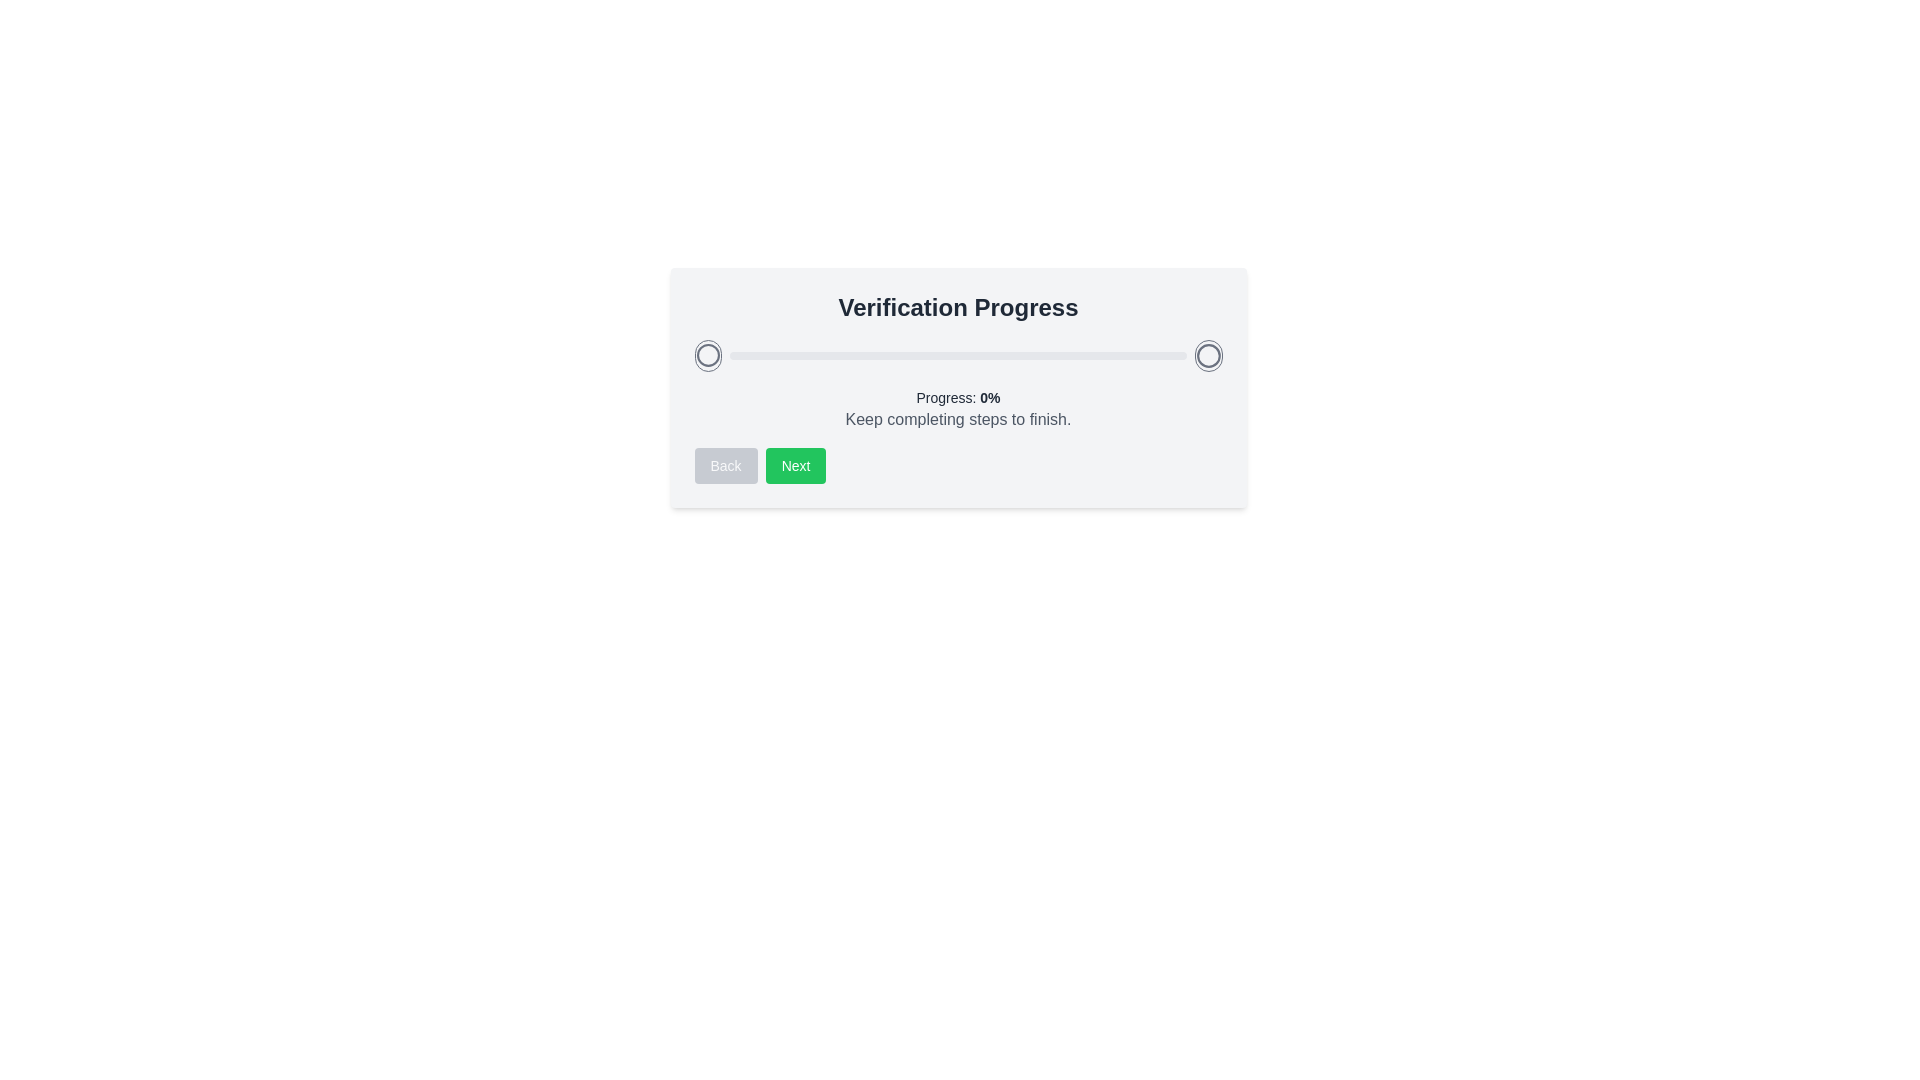 This screenshot has height=1080, width=1920. Describe the element at coordinates (957, 419) in the screenshot. I see `the static text display that shows the message 'Keep completing steps to finish.' which is styled in gray color and located below the progress description in the progress-tracking UI` at that location.